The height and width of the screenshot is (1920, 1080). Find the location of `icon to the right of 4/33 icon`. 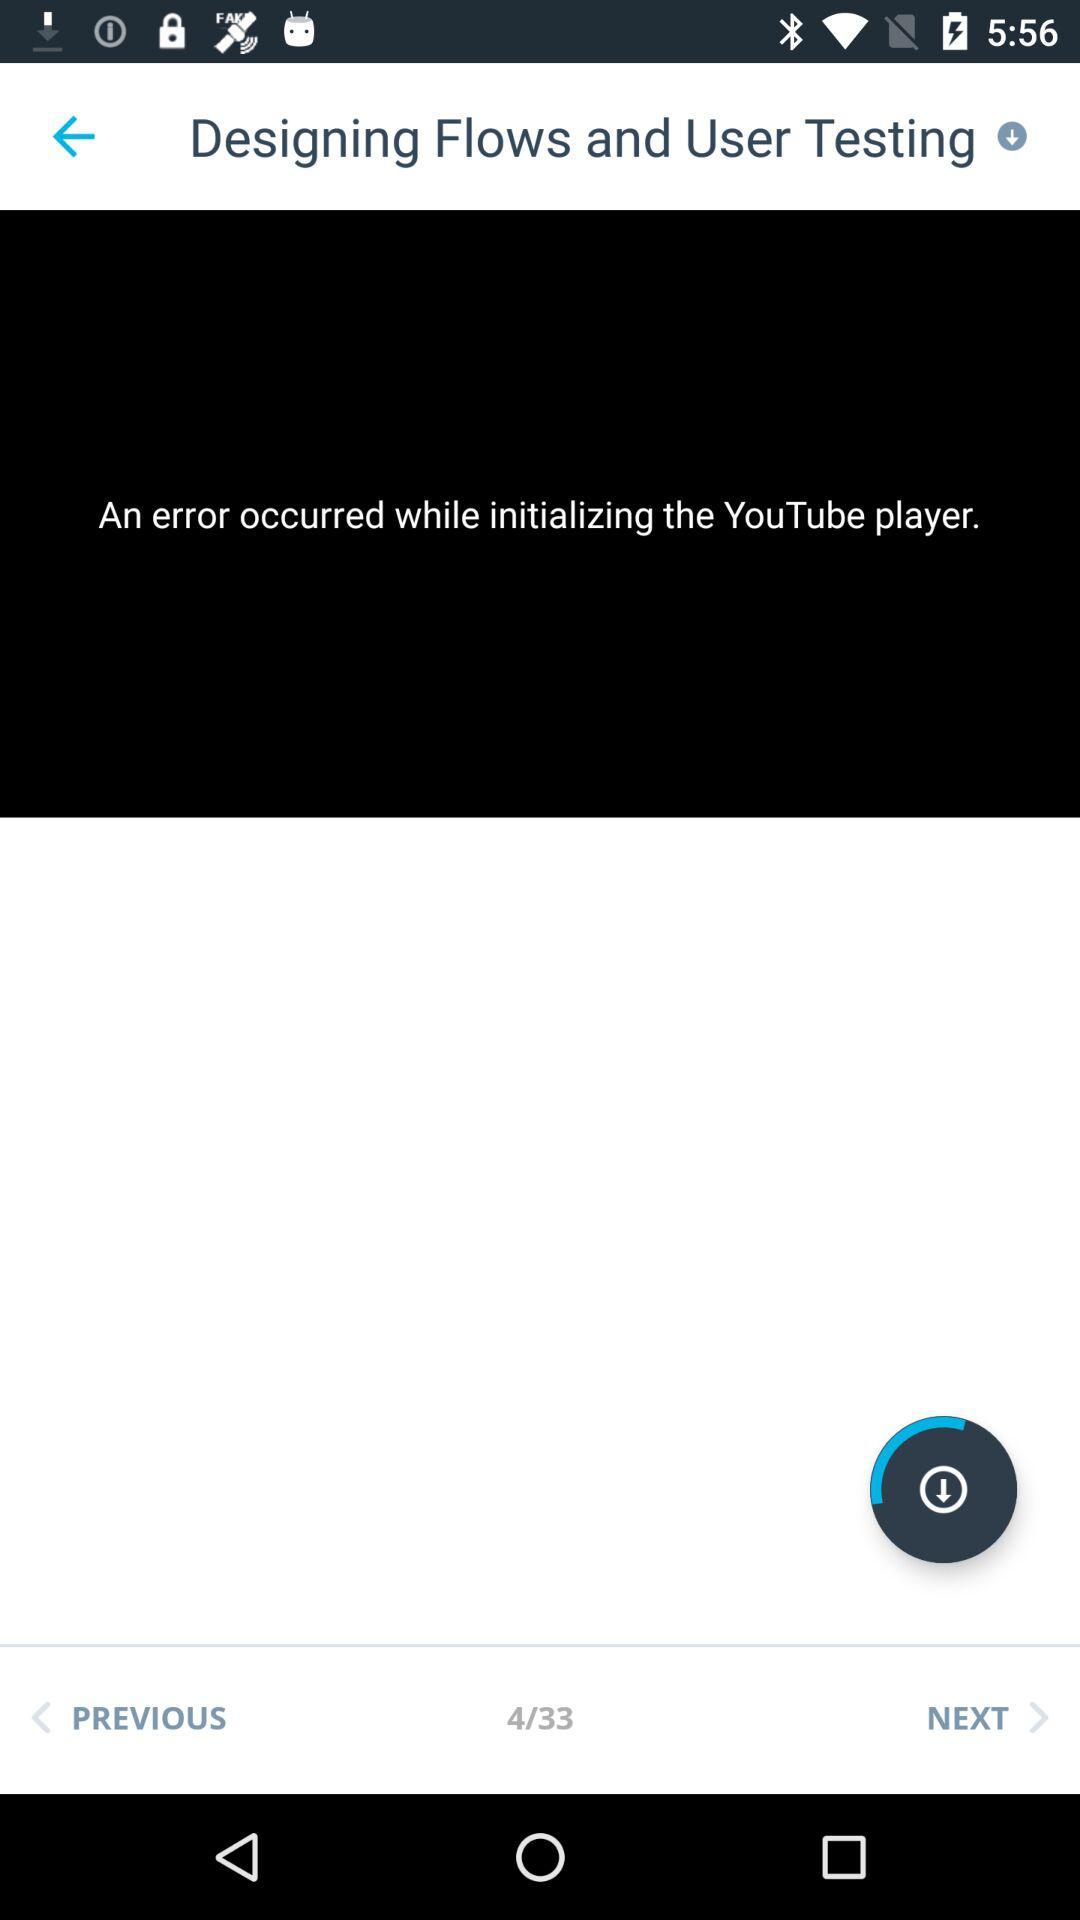

icon to the right of 4/33 icon is located at coordinates (986, 1716).